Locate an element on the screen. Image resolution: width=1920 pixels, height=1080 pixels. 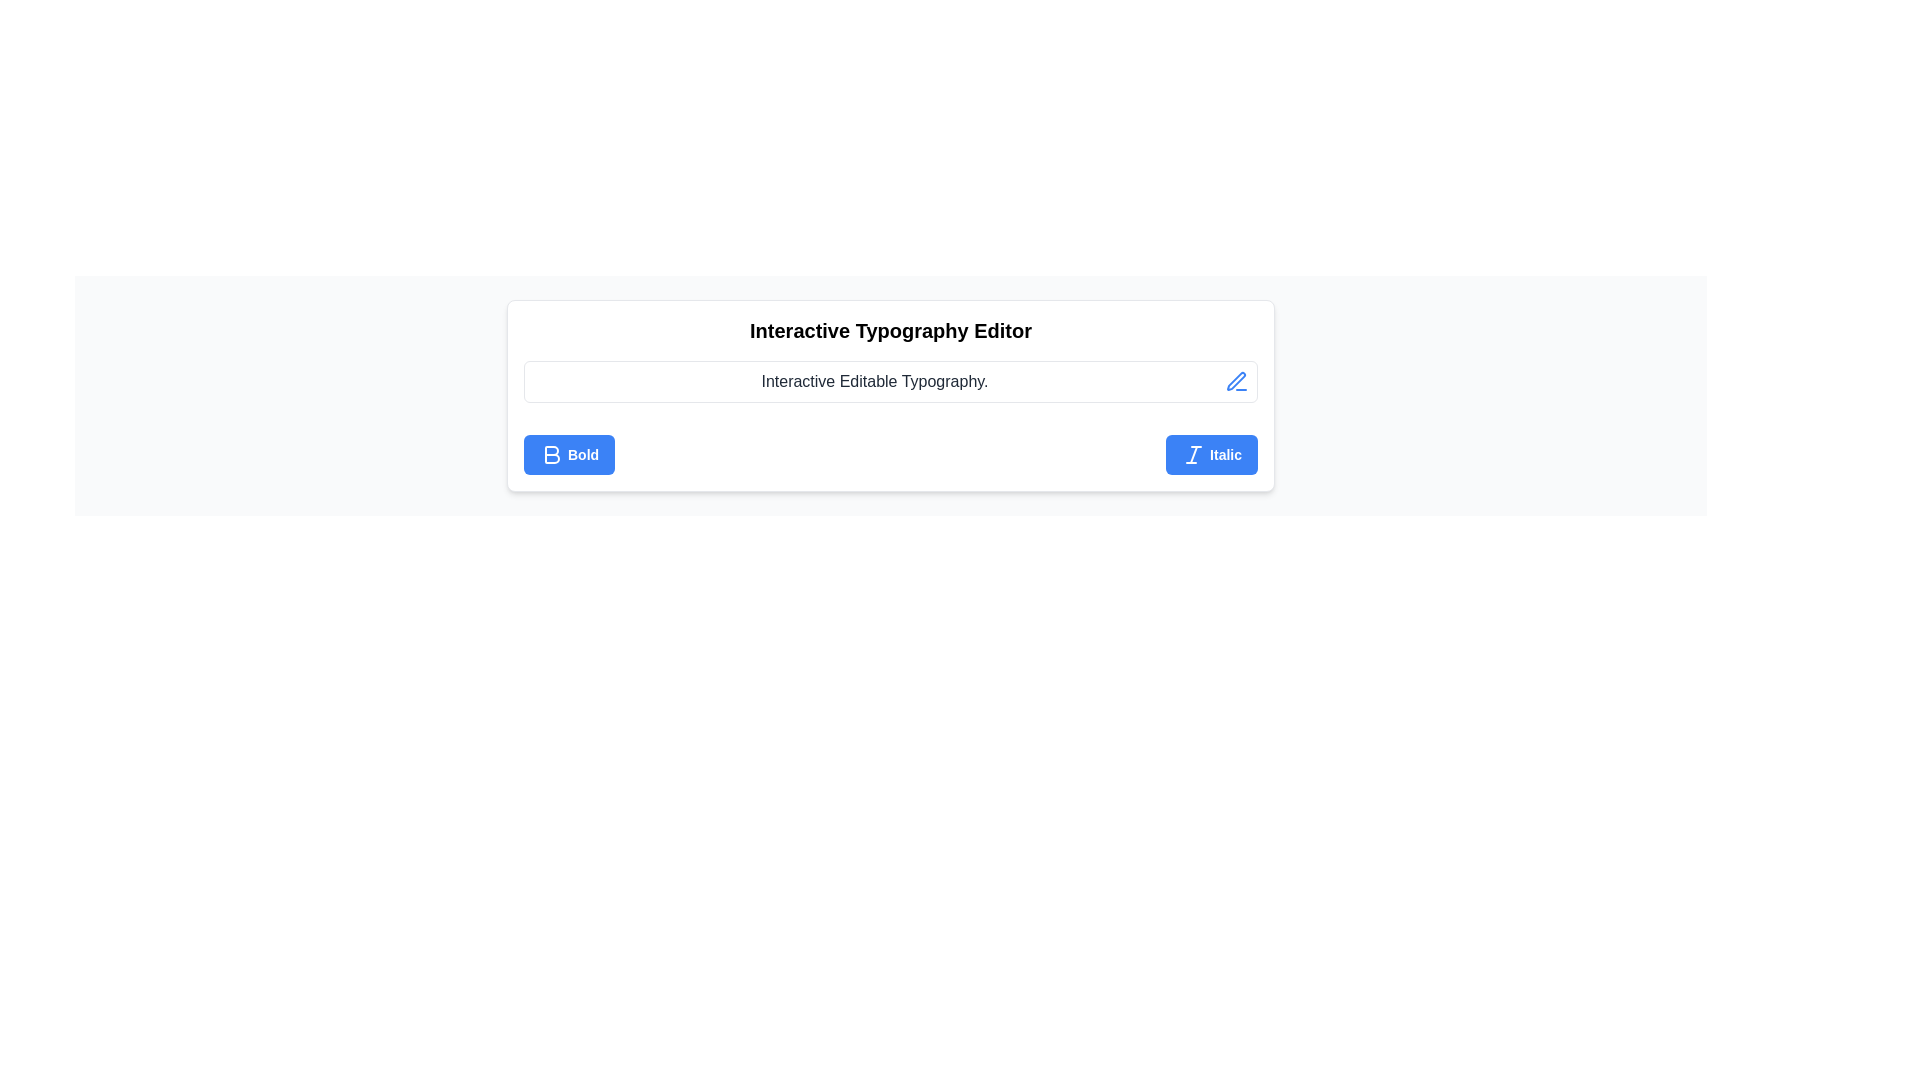
the bold icon button represented by the character 'B' with a blue fill color in the formatting toolbar is located at coordinates (552, 455).